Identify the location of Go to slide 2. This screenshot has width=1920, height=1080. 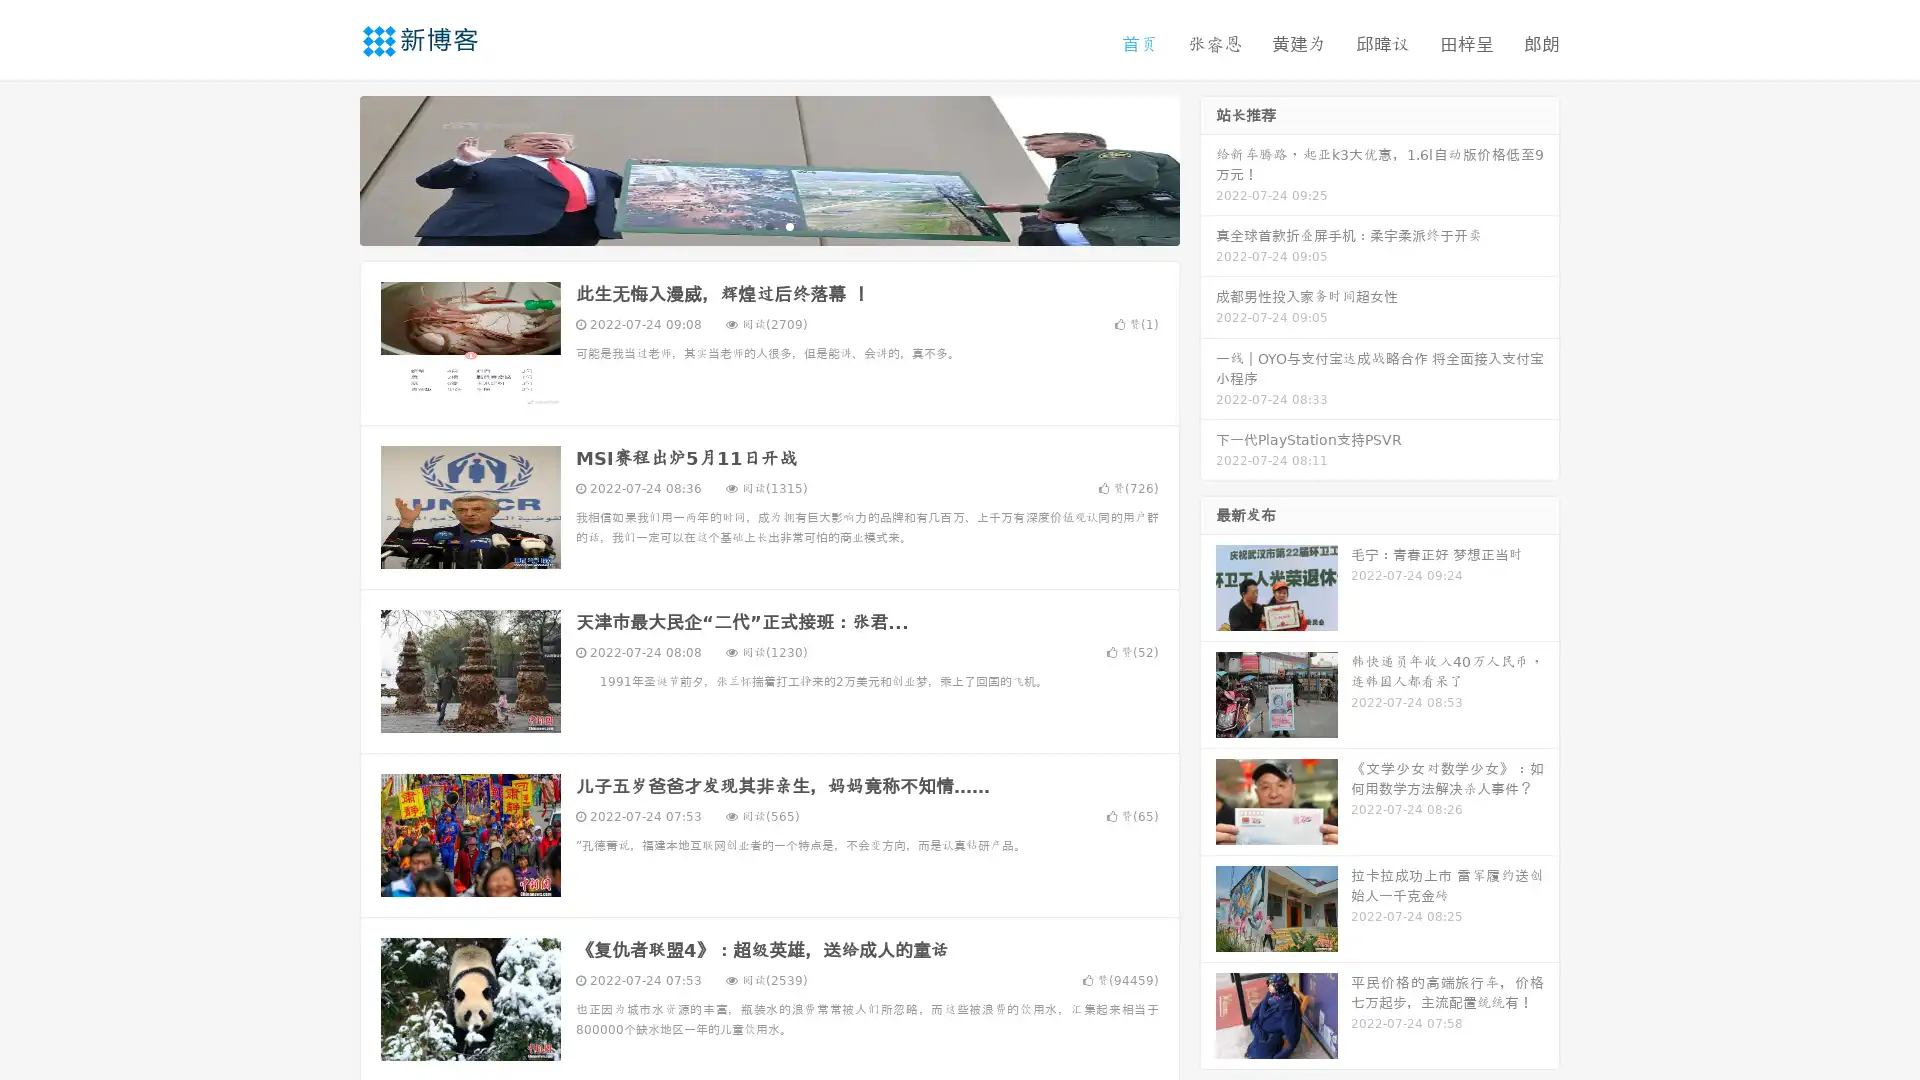
(768, 225).